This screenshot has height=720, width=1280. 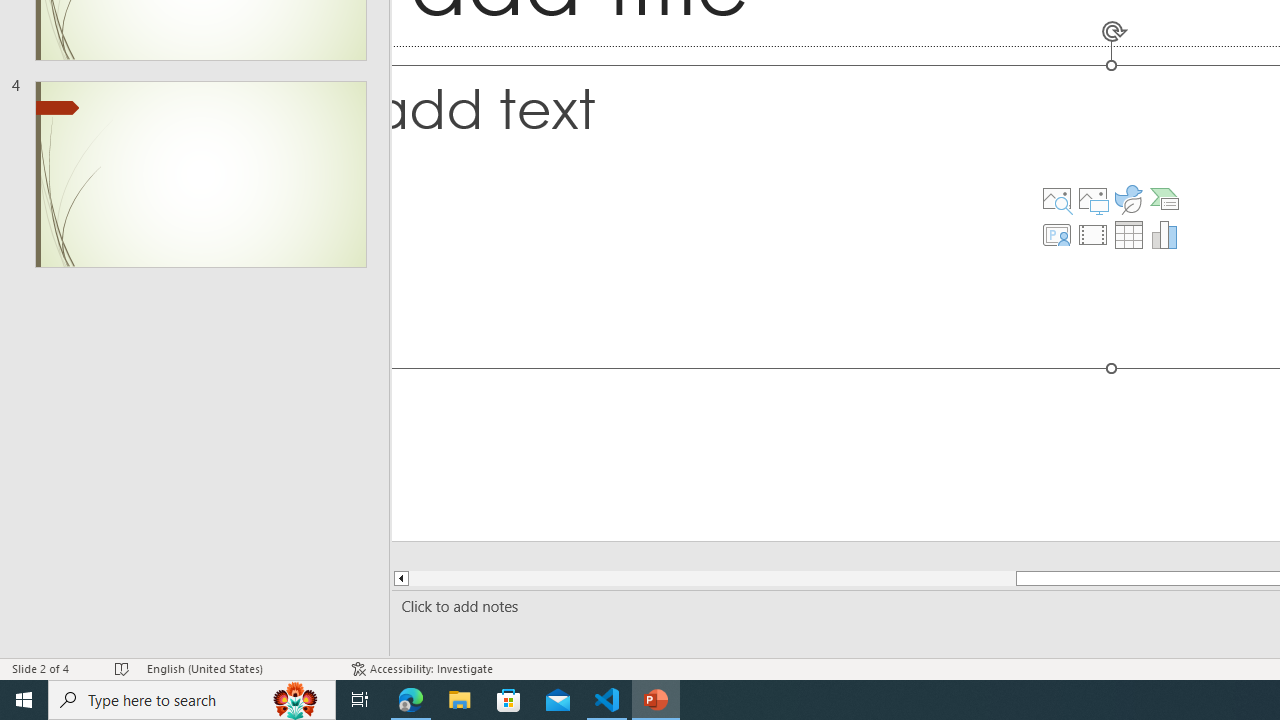 I want to click on 'Insert Video', so click(x=1091, y=234).